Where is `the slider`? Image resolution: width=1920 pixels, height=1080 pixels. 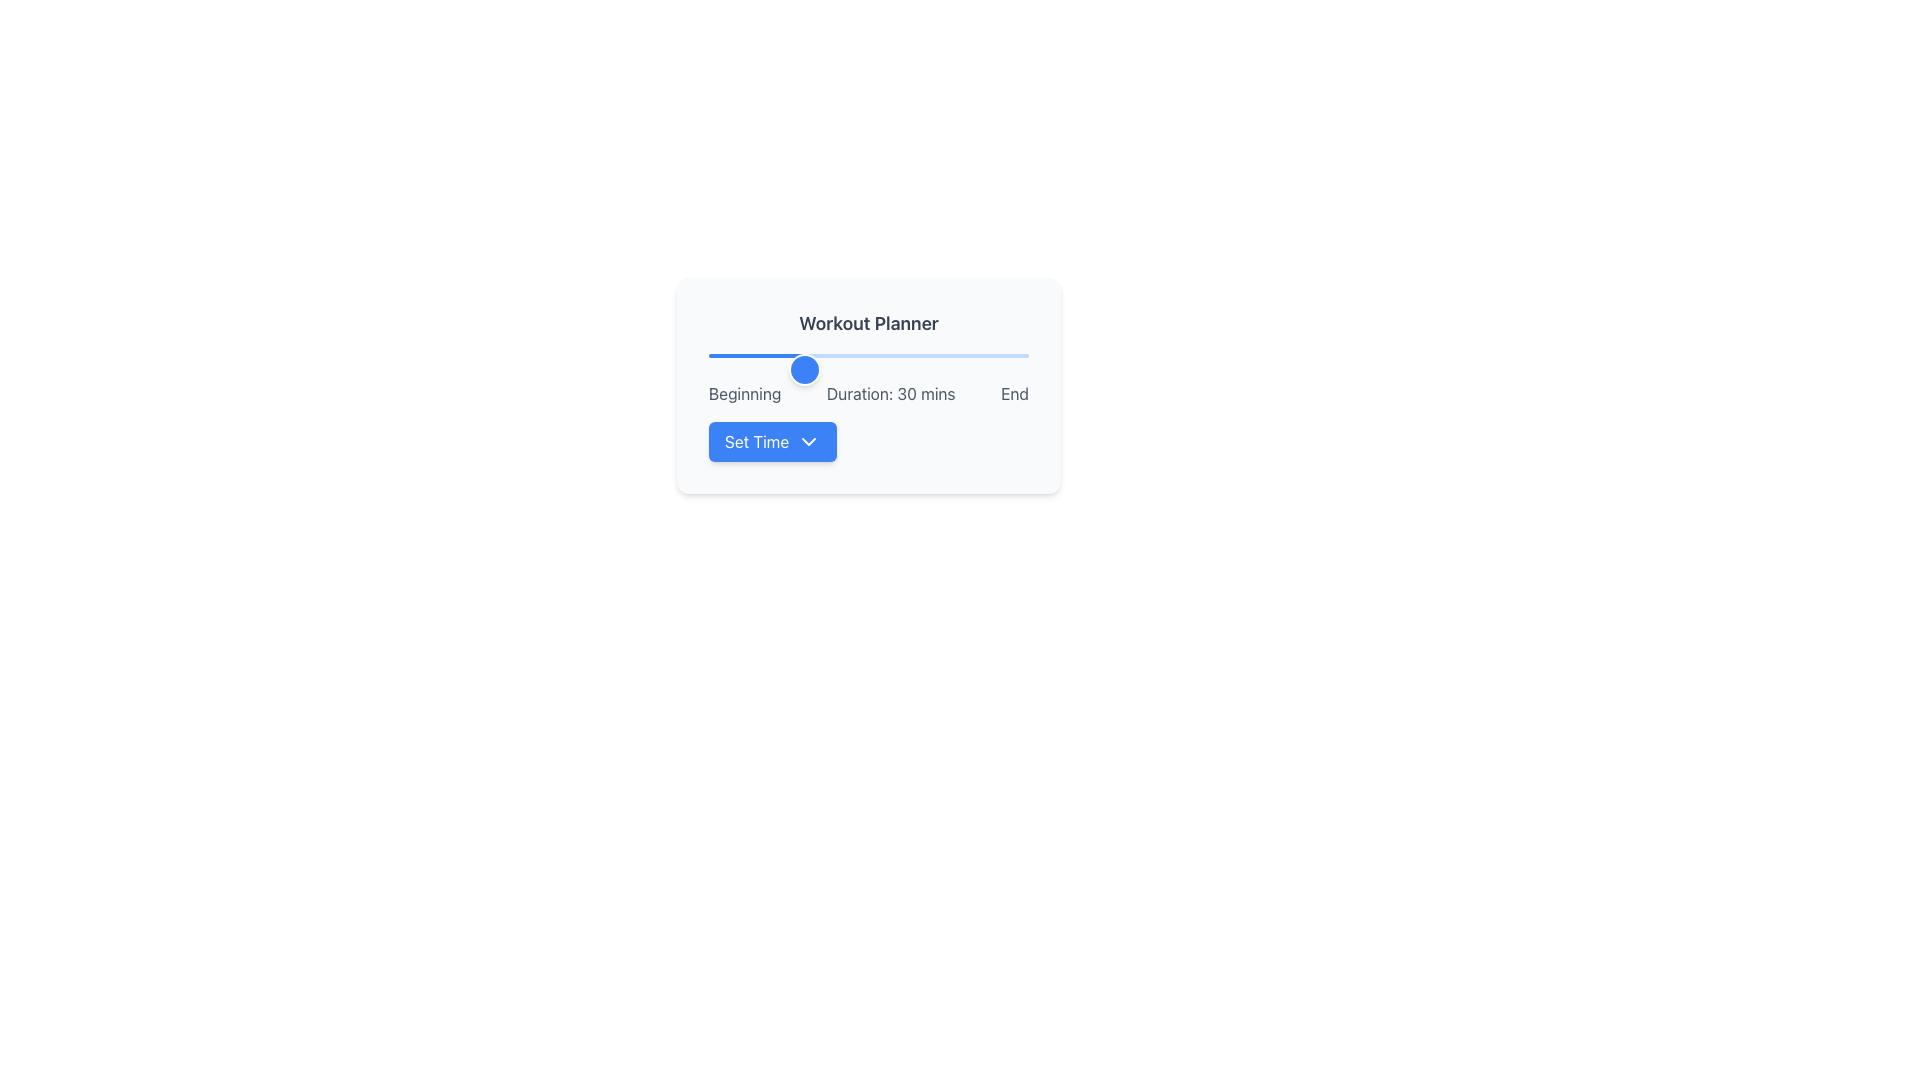
the slider is located at coordinates (784, 353).